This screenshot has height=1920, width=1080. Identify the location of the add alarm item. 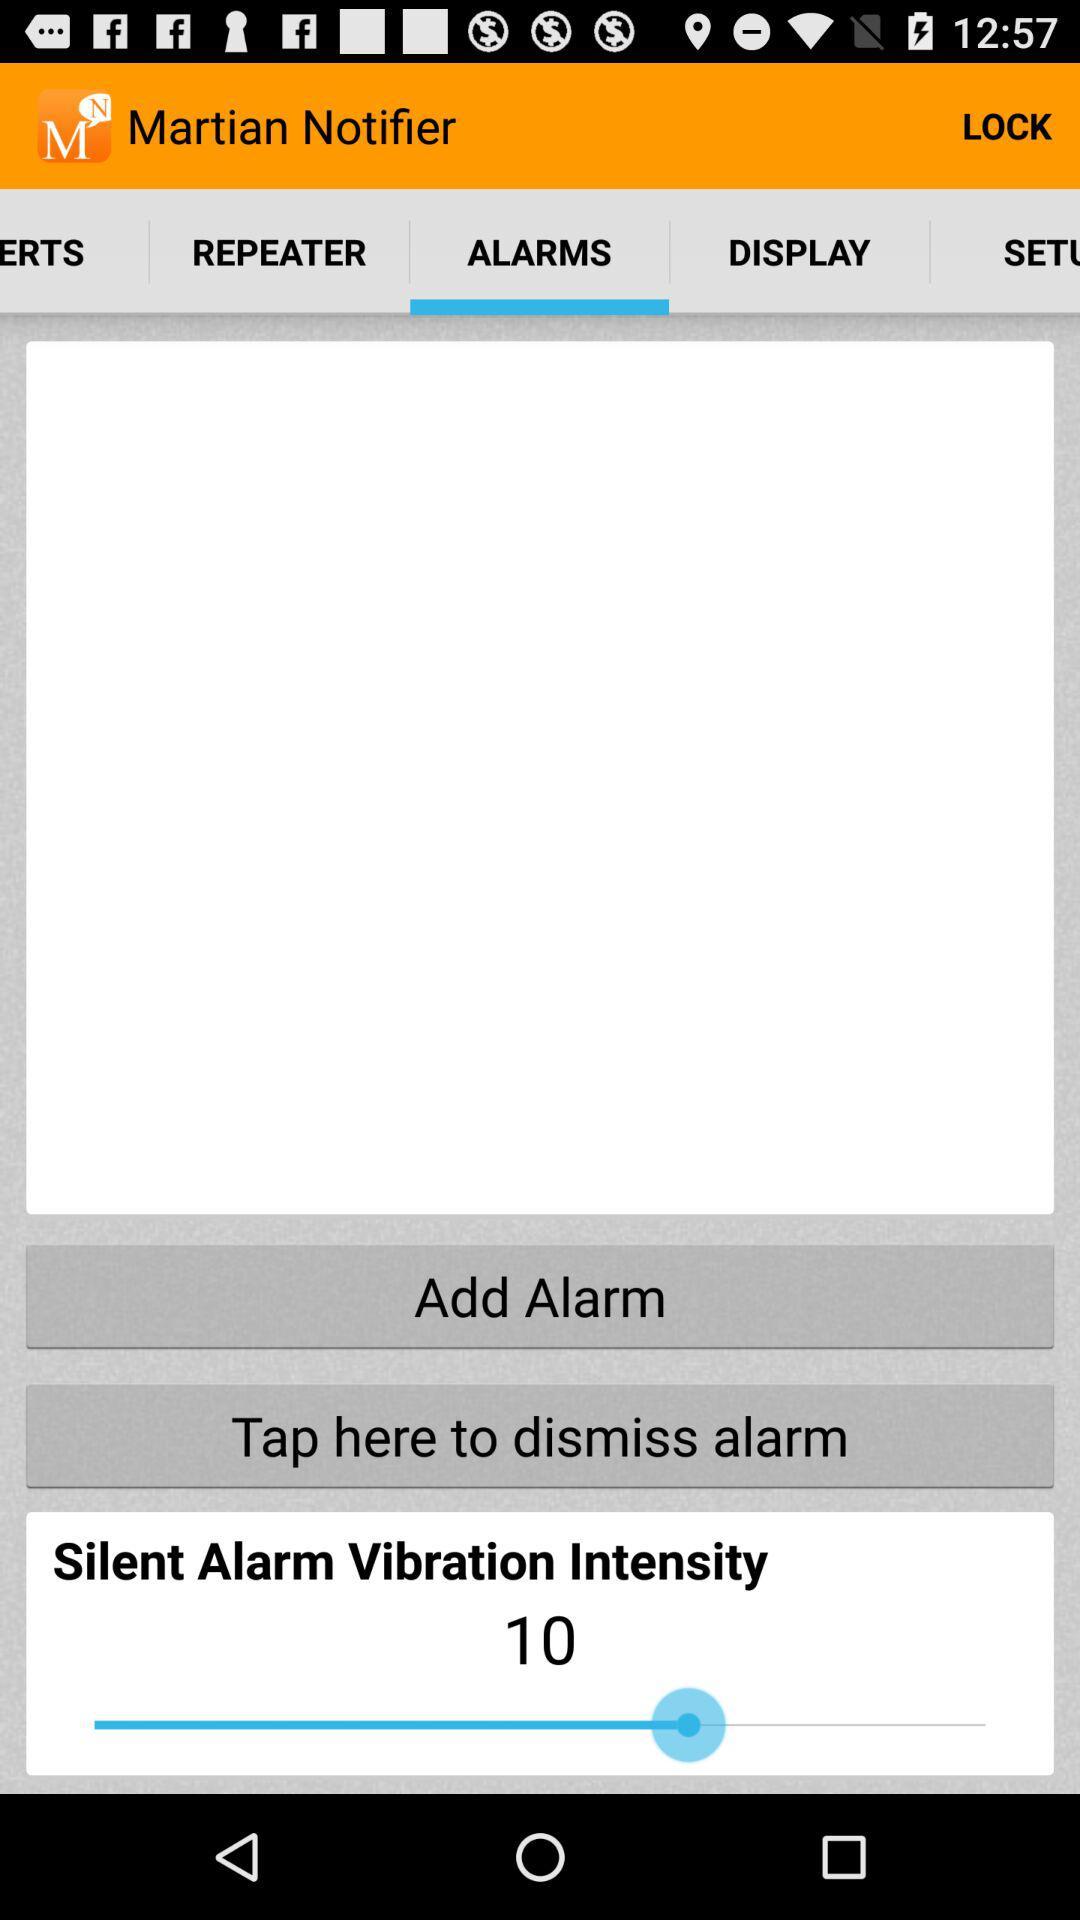
(540, 1296).